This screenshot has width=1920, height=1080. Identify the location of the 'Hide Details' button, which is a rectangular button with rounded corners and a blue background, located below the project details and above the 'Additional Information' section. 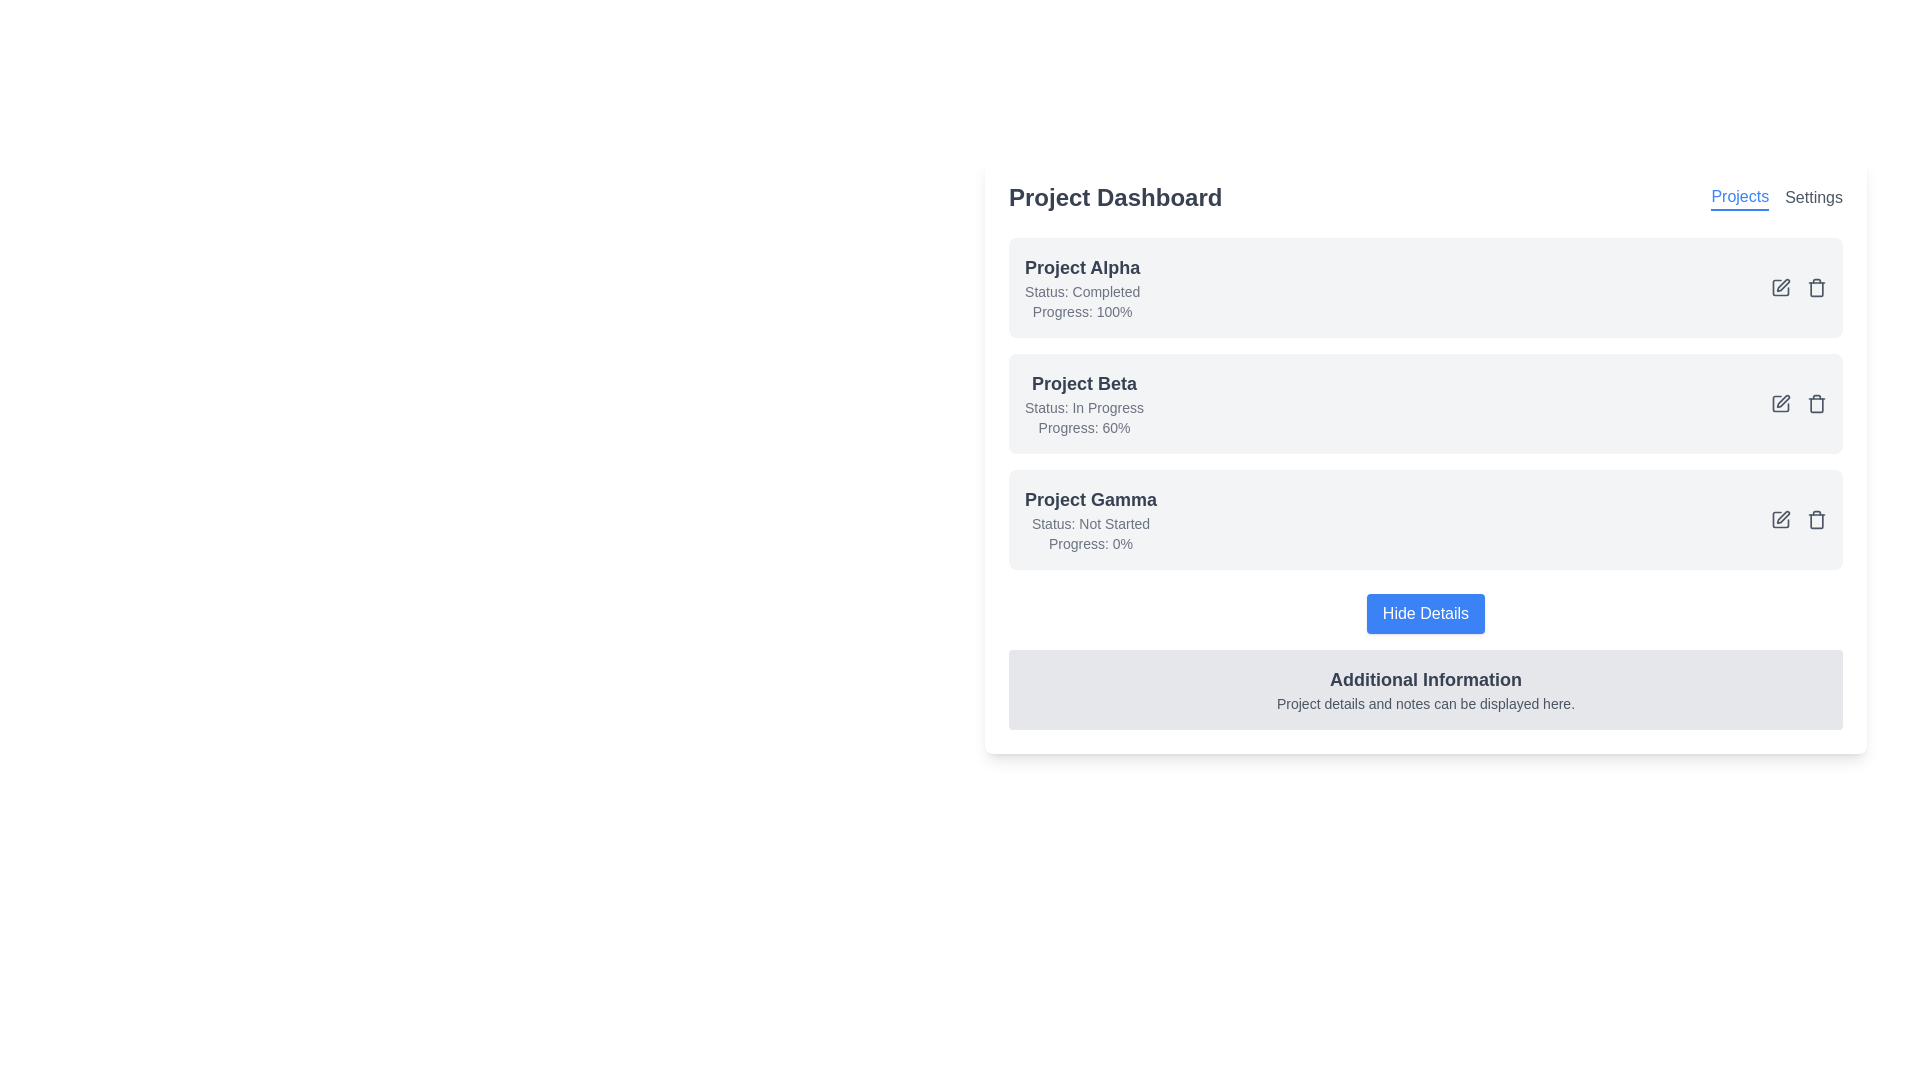
(1424, 612).